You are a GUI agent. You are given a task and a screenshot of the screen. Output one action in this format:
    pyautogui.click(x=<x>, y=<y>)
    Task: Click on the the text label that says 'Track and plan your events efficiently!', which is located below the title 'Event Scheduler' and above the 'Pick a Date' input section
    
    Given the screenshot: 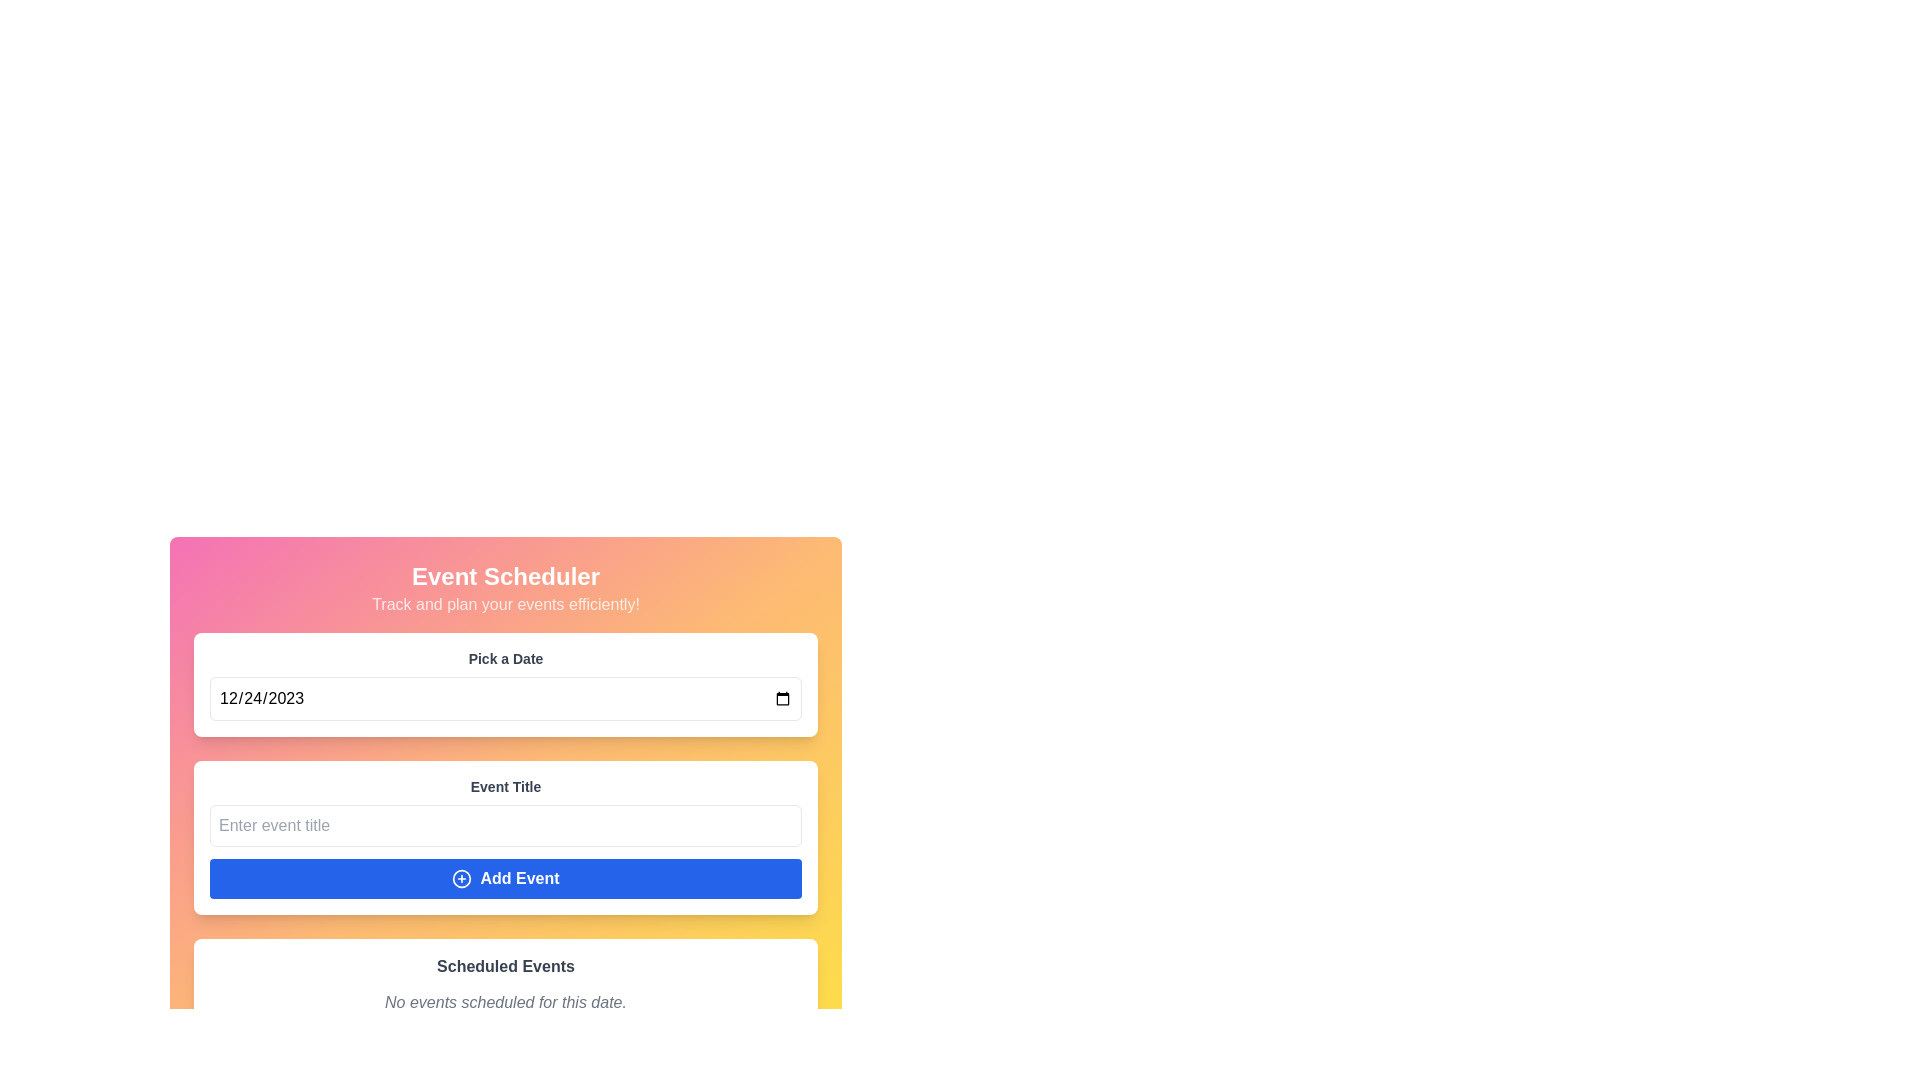 What is the action you would take?
    pyautogui.click(x=505, y=604)
    